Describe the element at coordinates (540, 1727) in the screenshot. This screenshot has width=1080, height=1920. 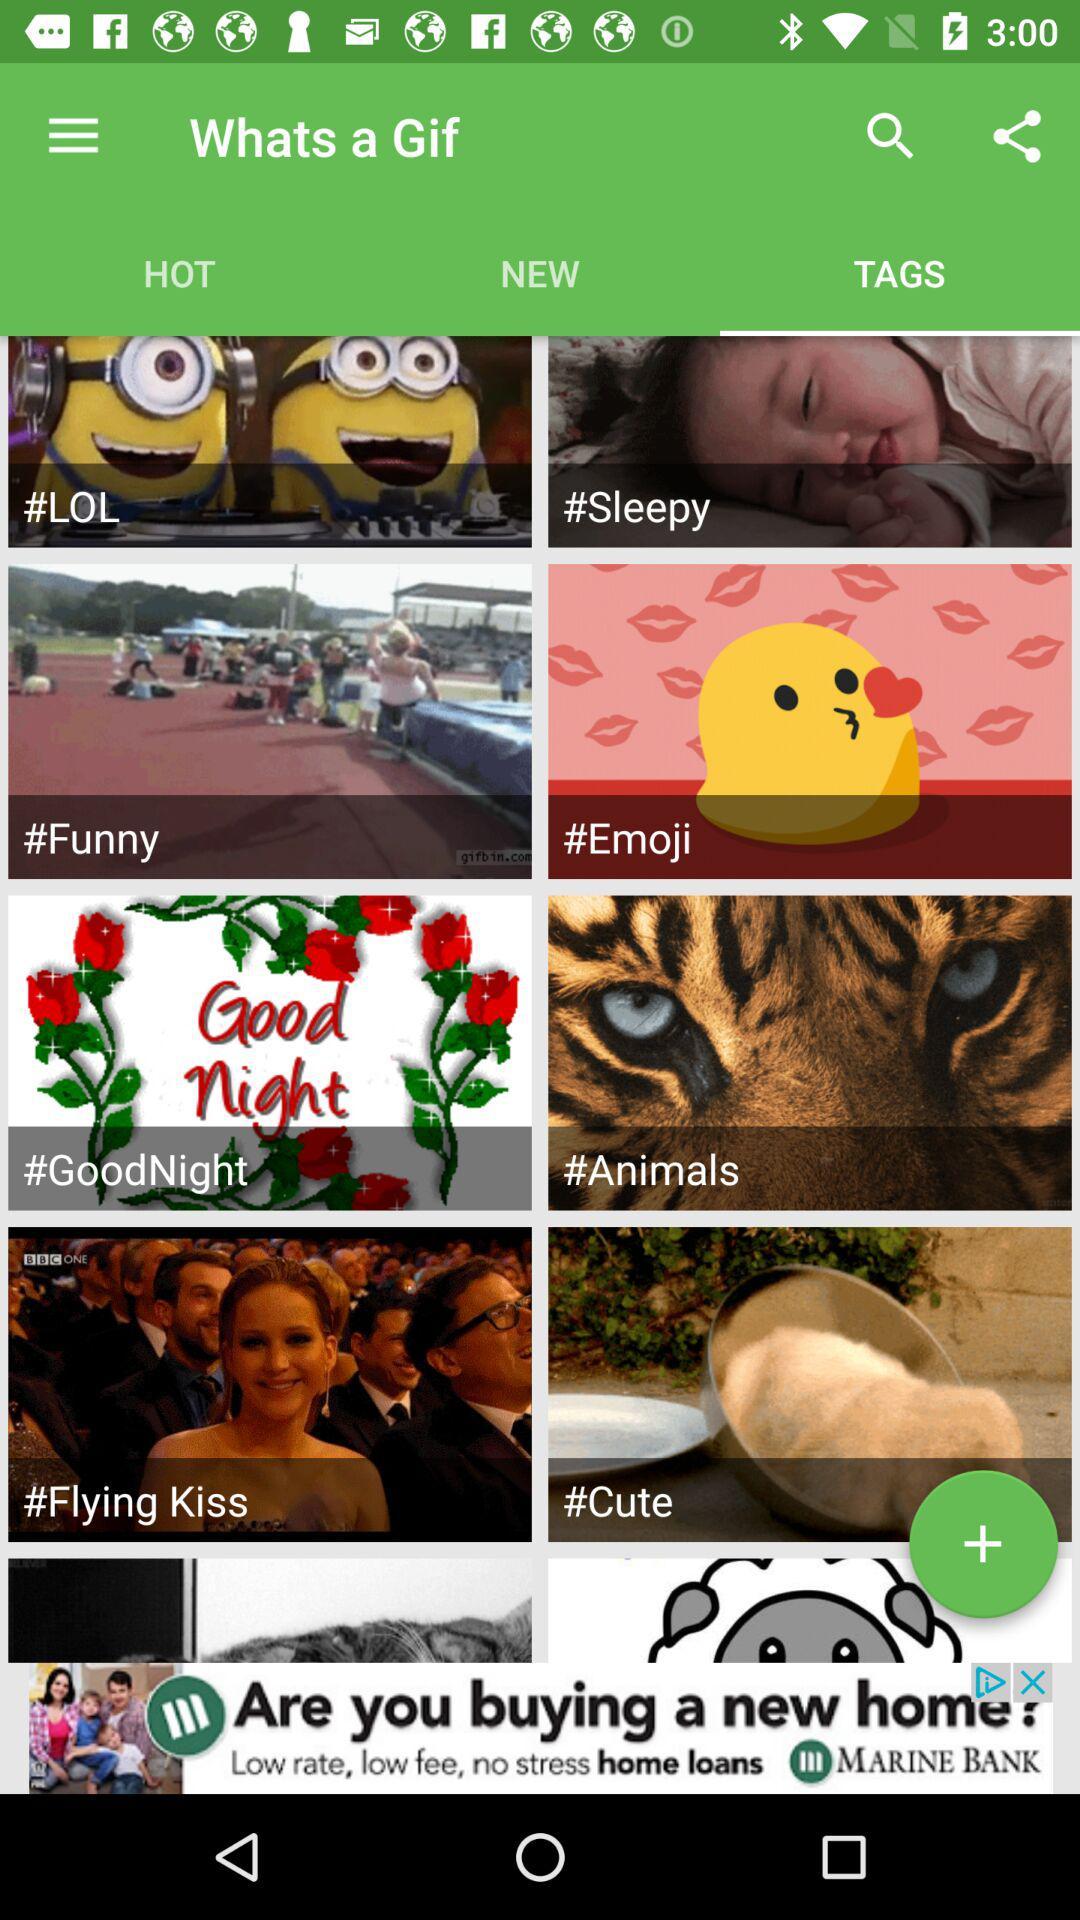
I see `marine bank website` at that location.